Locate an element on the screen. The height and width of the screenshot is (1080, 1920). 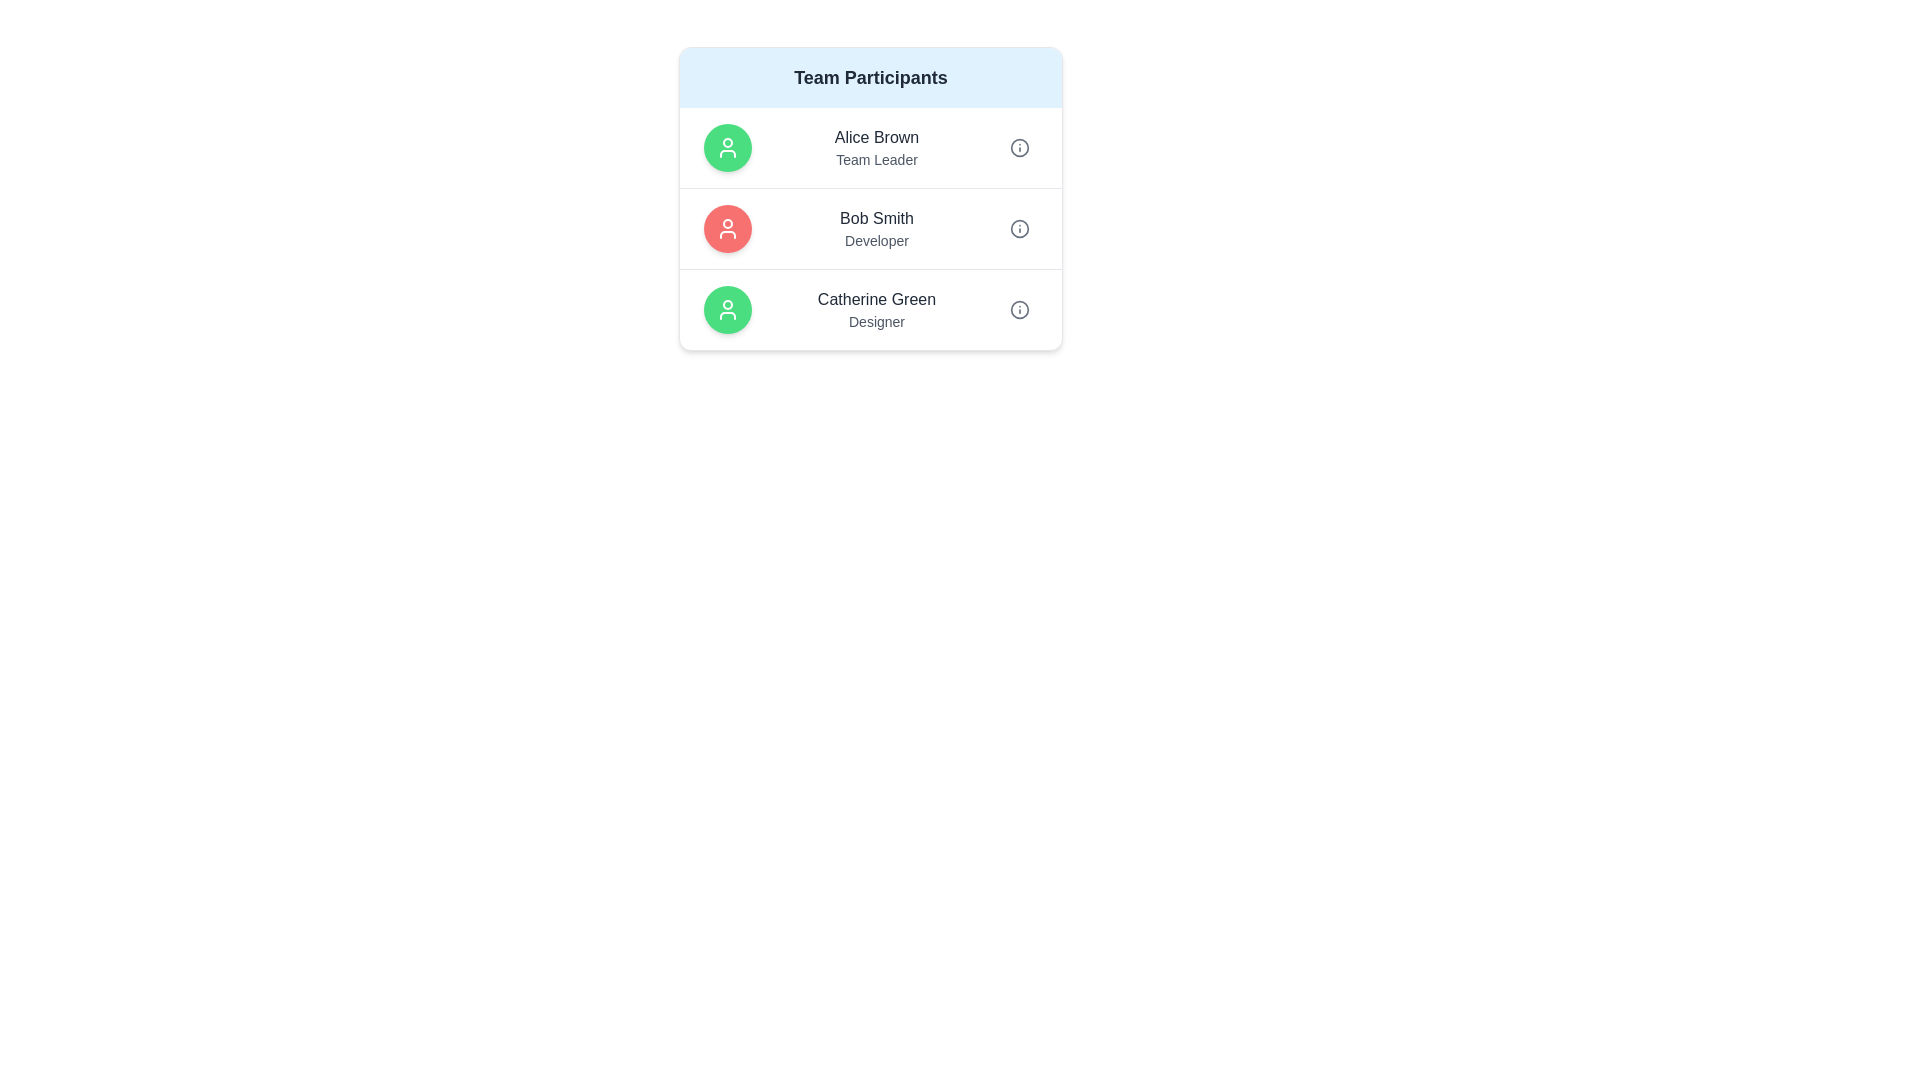
the text label 'Alice Brown', which is styled in bold dark gray and is located above the 'Team Leader' subtitle in the 'Team Participants' section is located at coordinates (877, 137).